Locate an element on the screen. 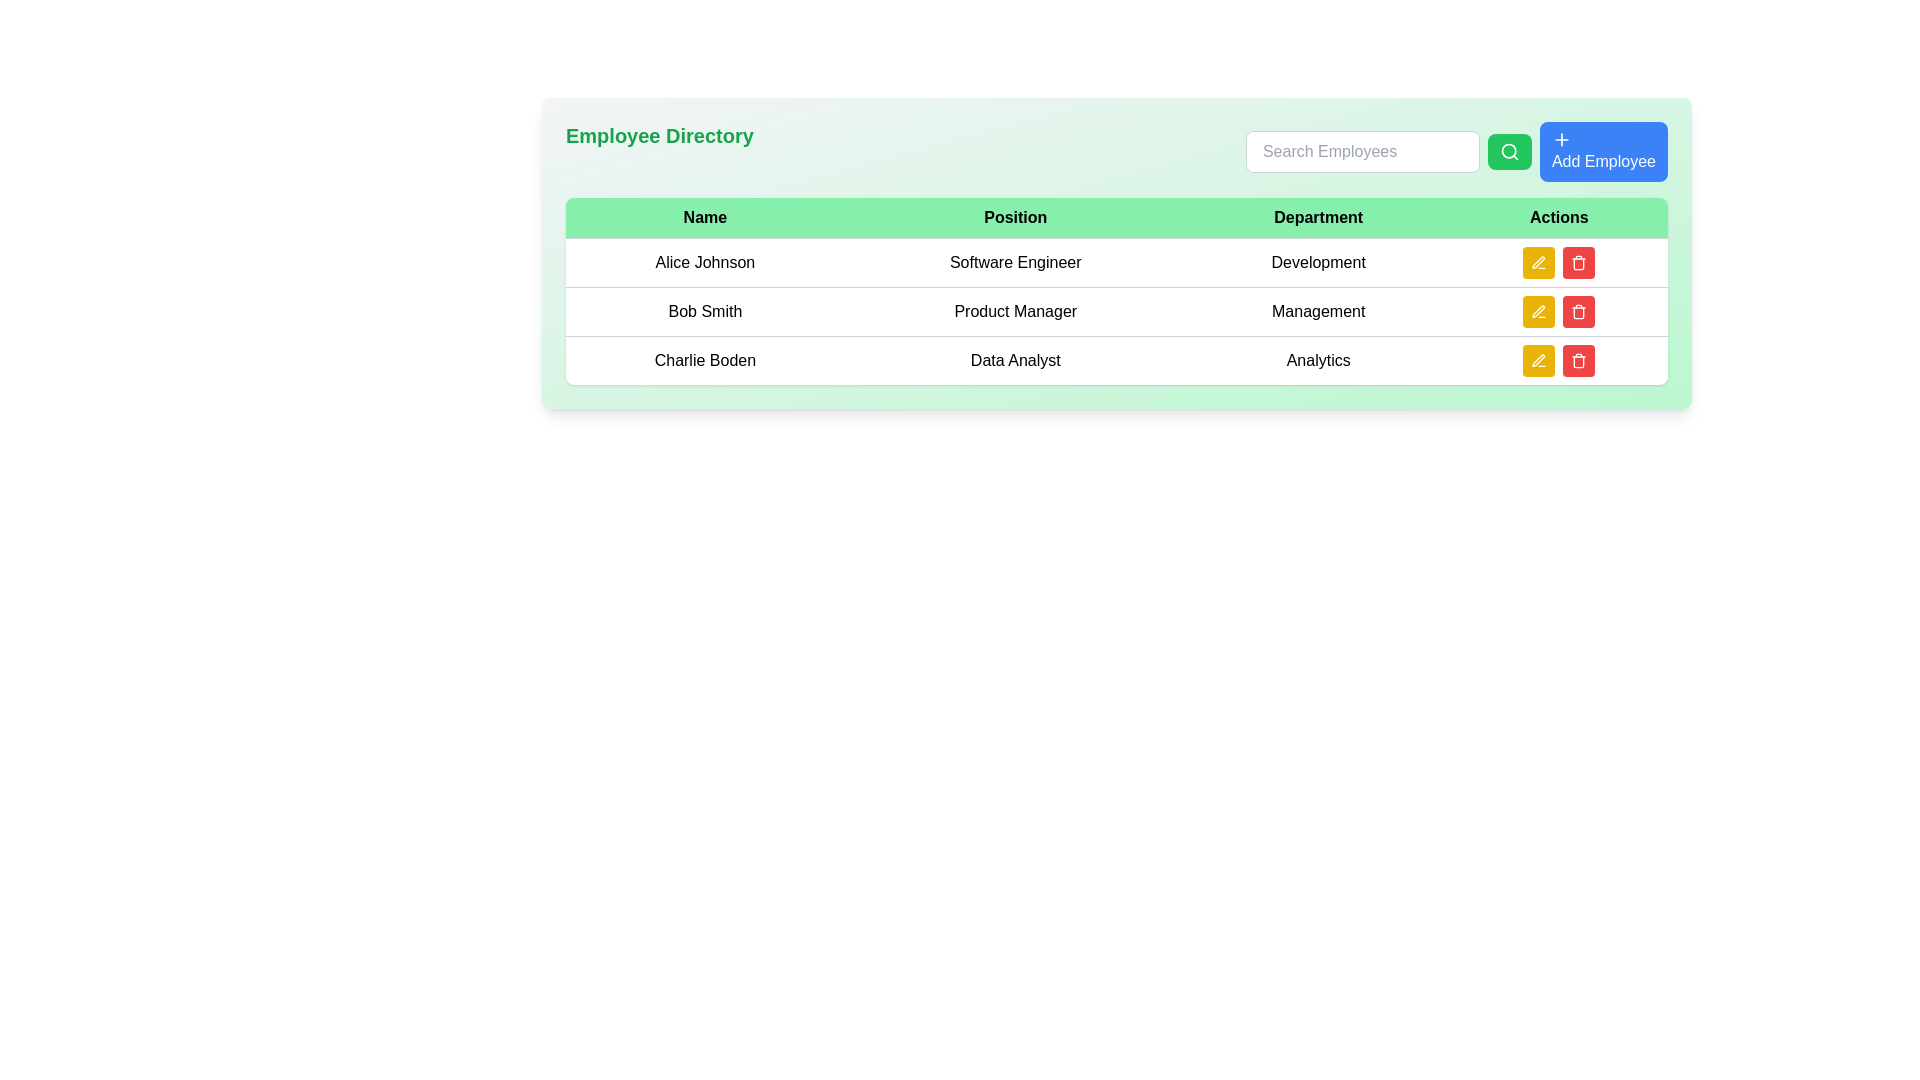  the label indicating the job title of the employee in the third row and second column of the Employee Directory, which is located next to 'Charlie Boden' and 'Analytics' is located at coordinates (1015, 360).